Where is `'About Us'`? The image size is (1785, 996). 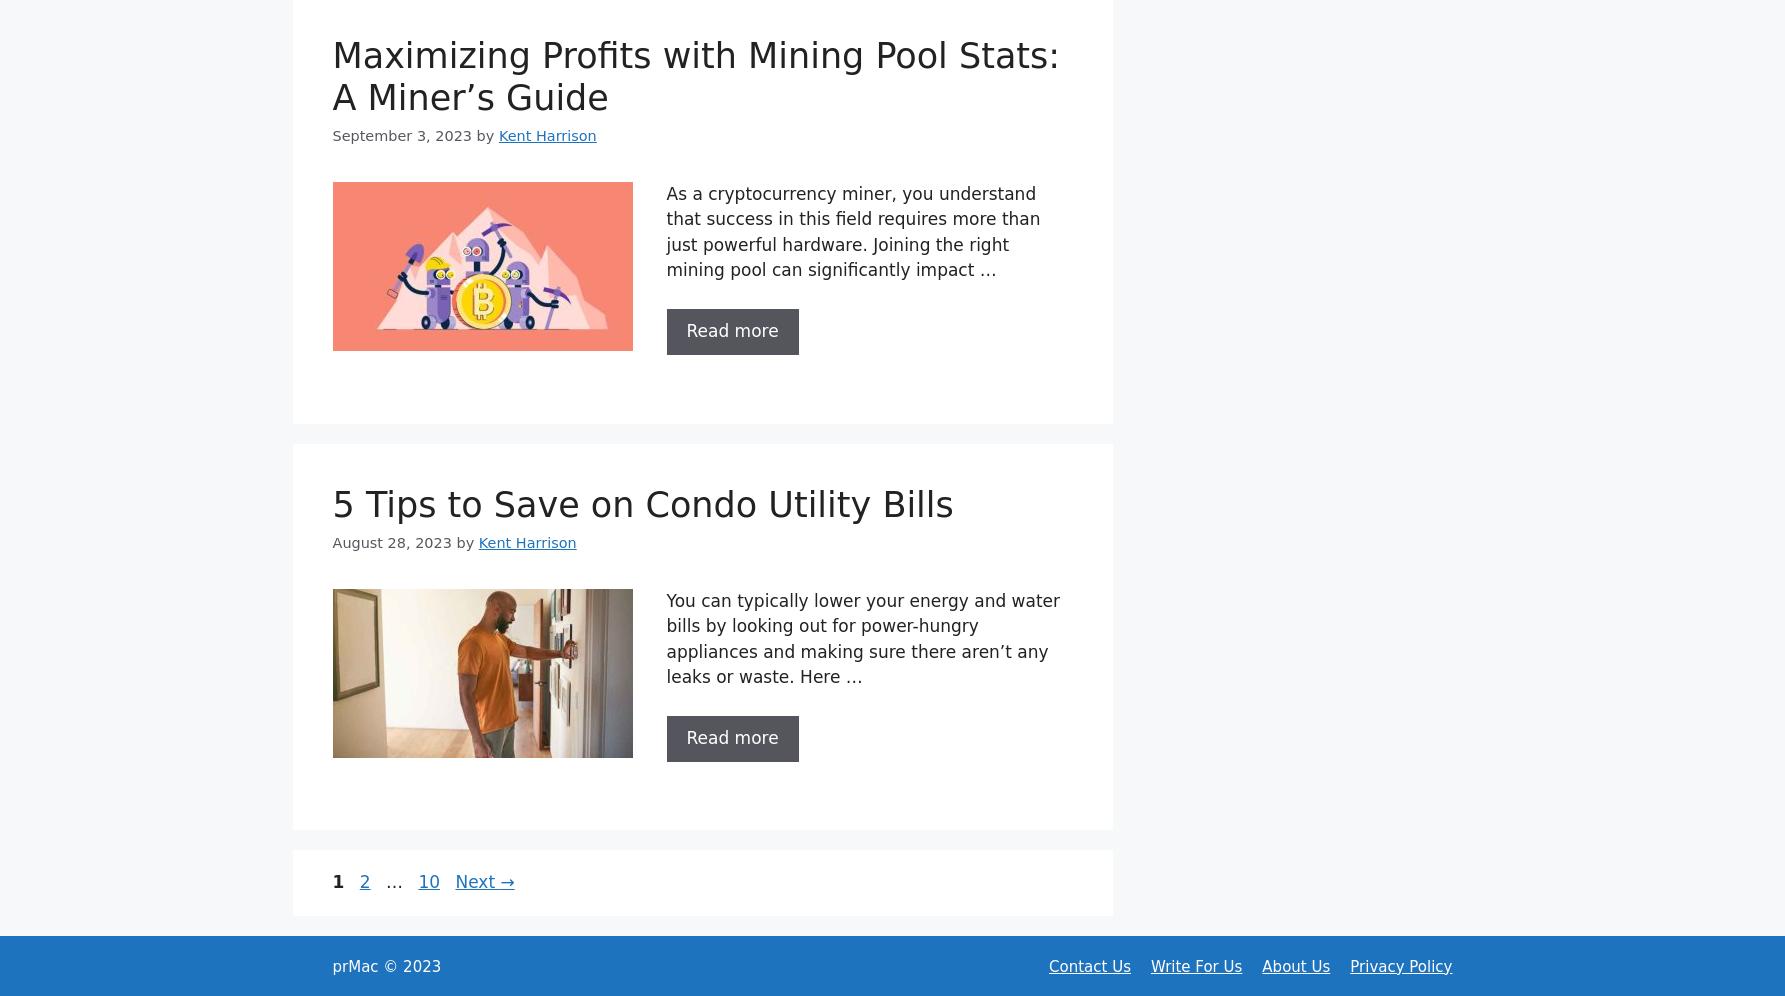 'About Us' is located at coordinates (1296, 965).